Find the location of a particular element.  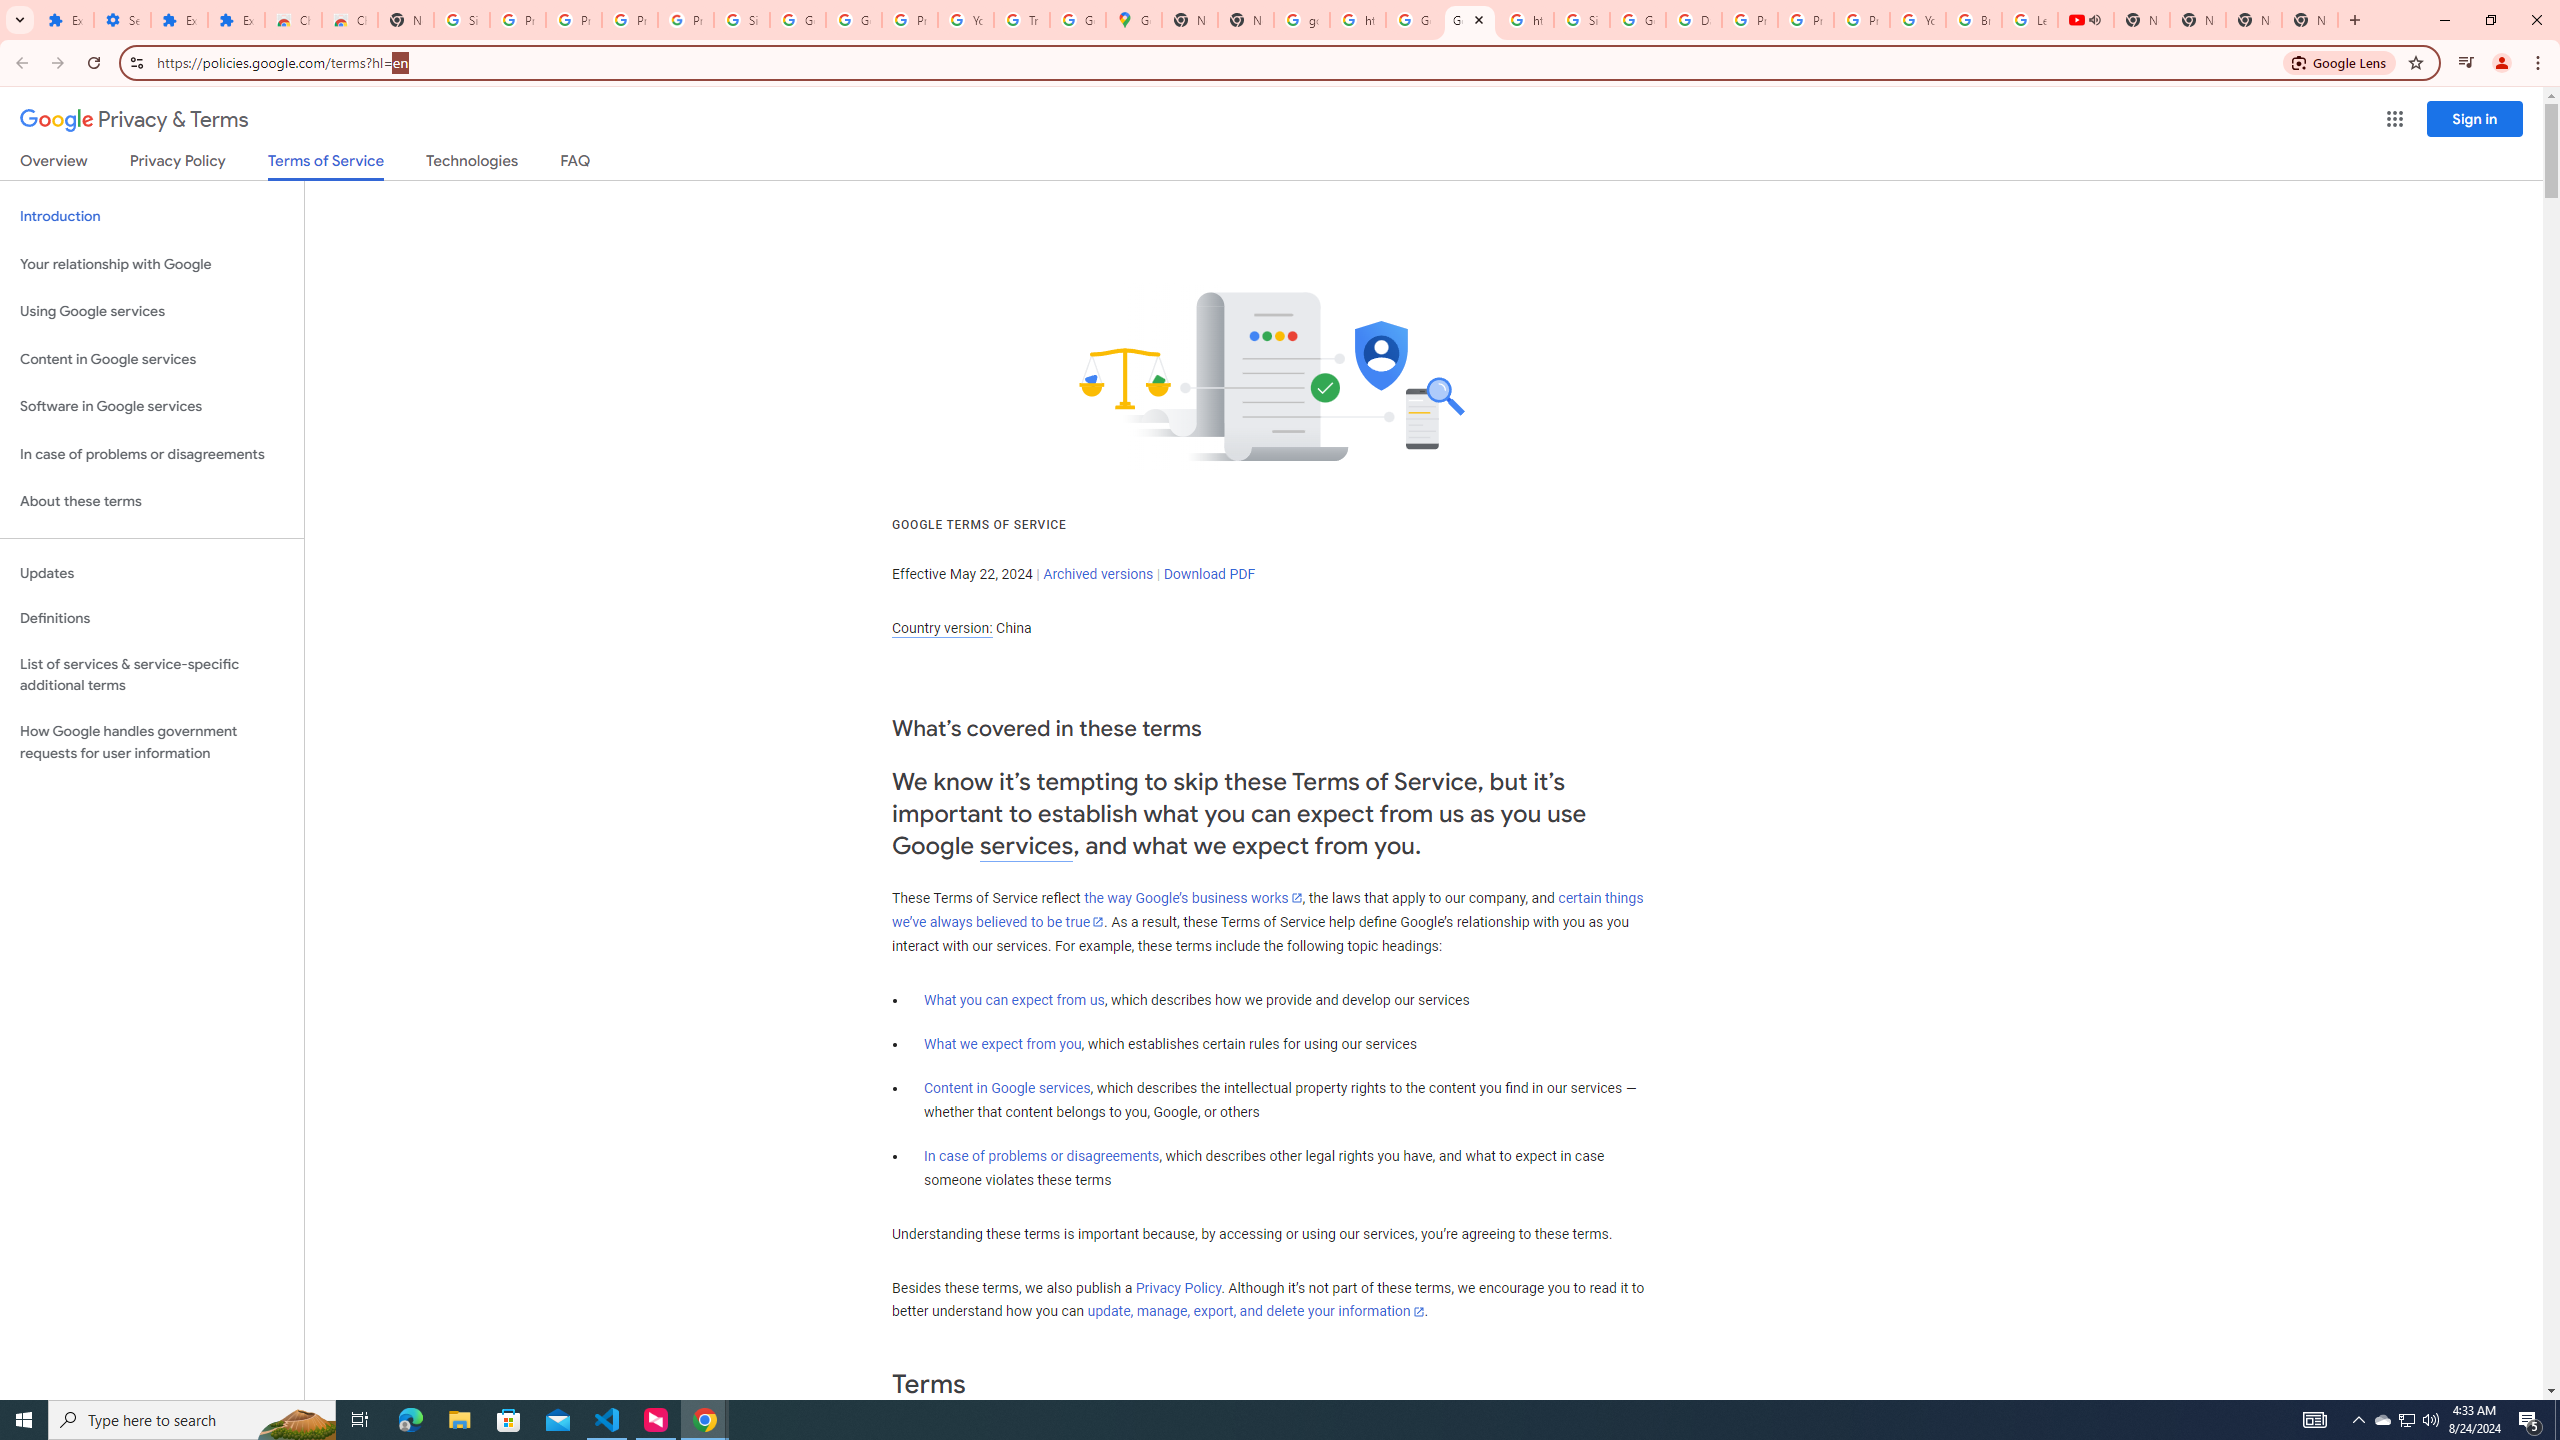

'Sign in - Google Accounts' is located at coordinates (1581, 19).